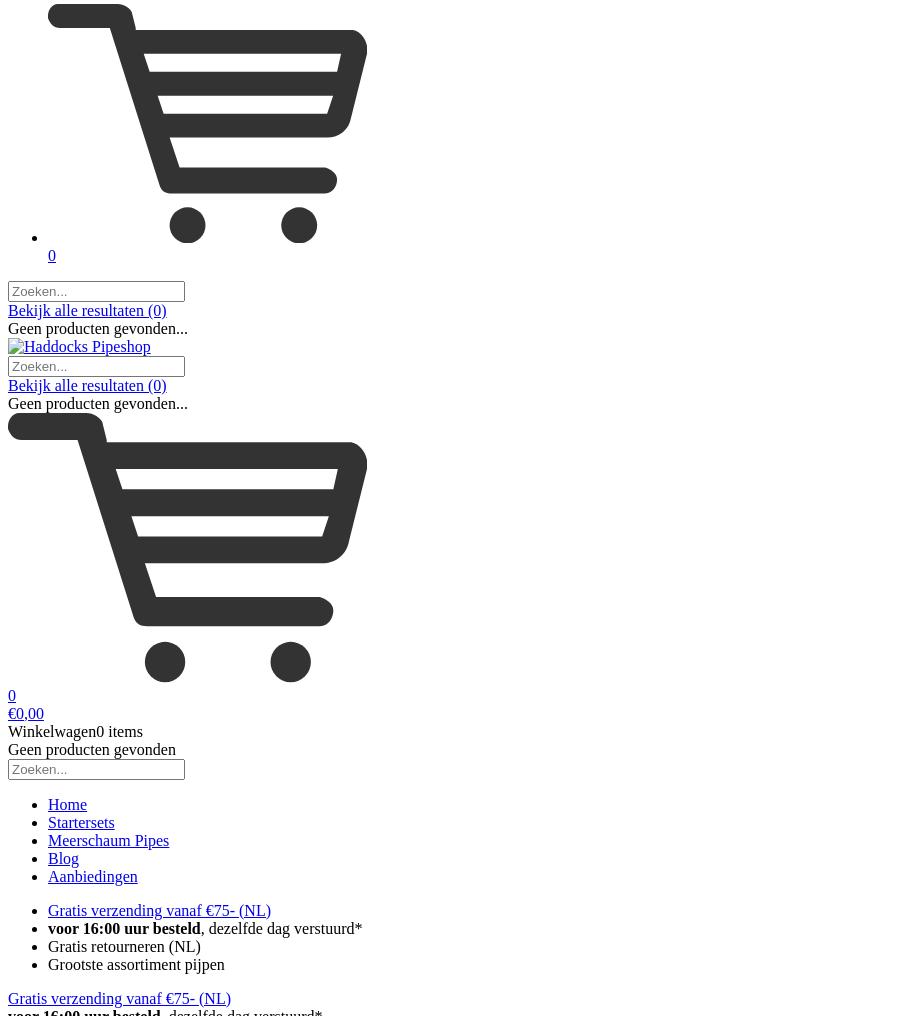  What do you see at coordinates (119, 730) in the screenshot?
I see `'0 items'` at bounding box center [119, 730].